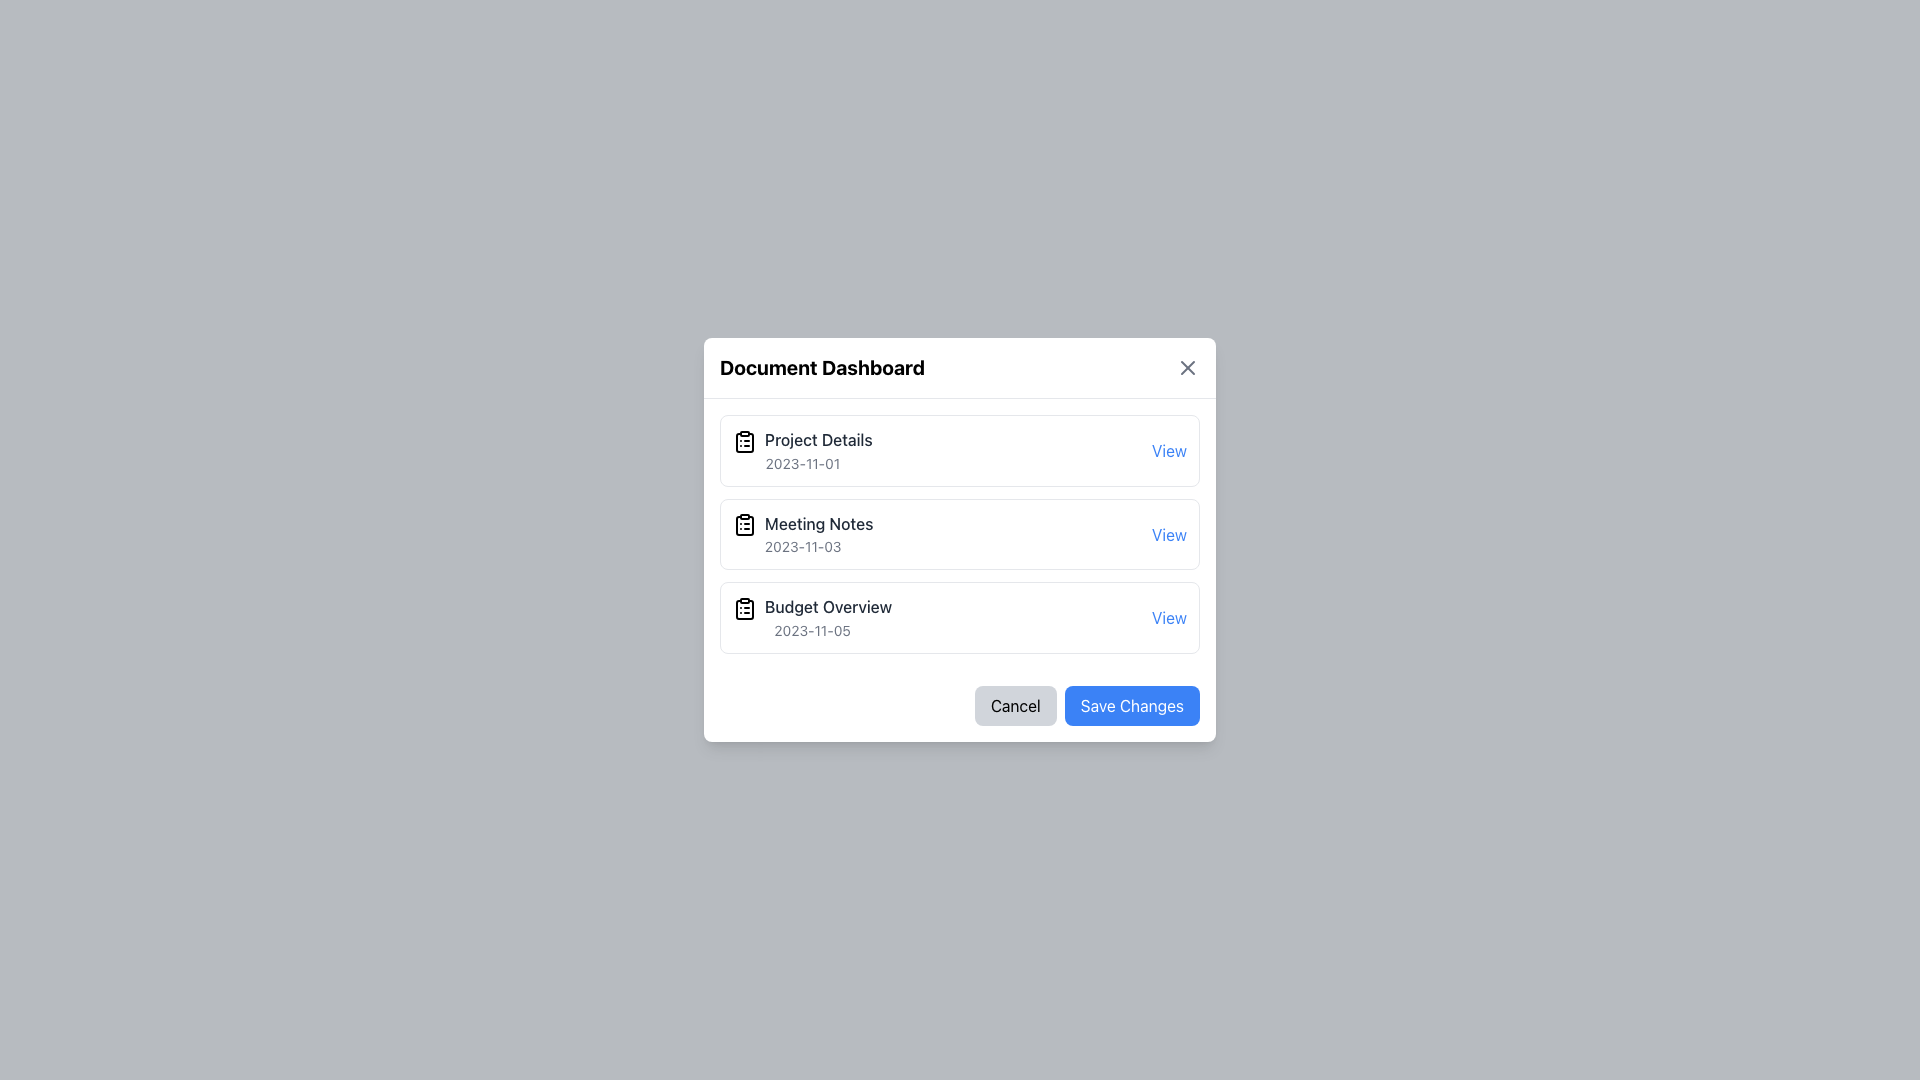 This screenshot has width=1920, height=1080. Describe the element at coordinates (960, 533) in the screenshot. I see `the Interactive card for 'Meeting Notes' dated '2023-11-03' within the 'Document Dashboard', which contains a clickable 'View' link` at that location.